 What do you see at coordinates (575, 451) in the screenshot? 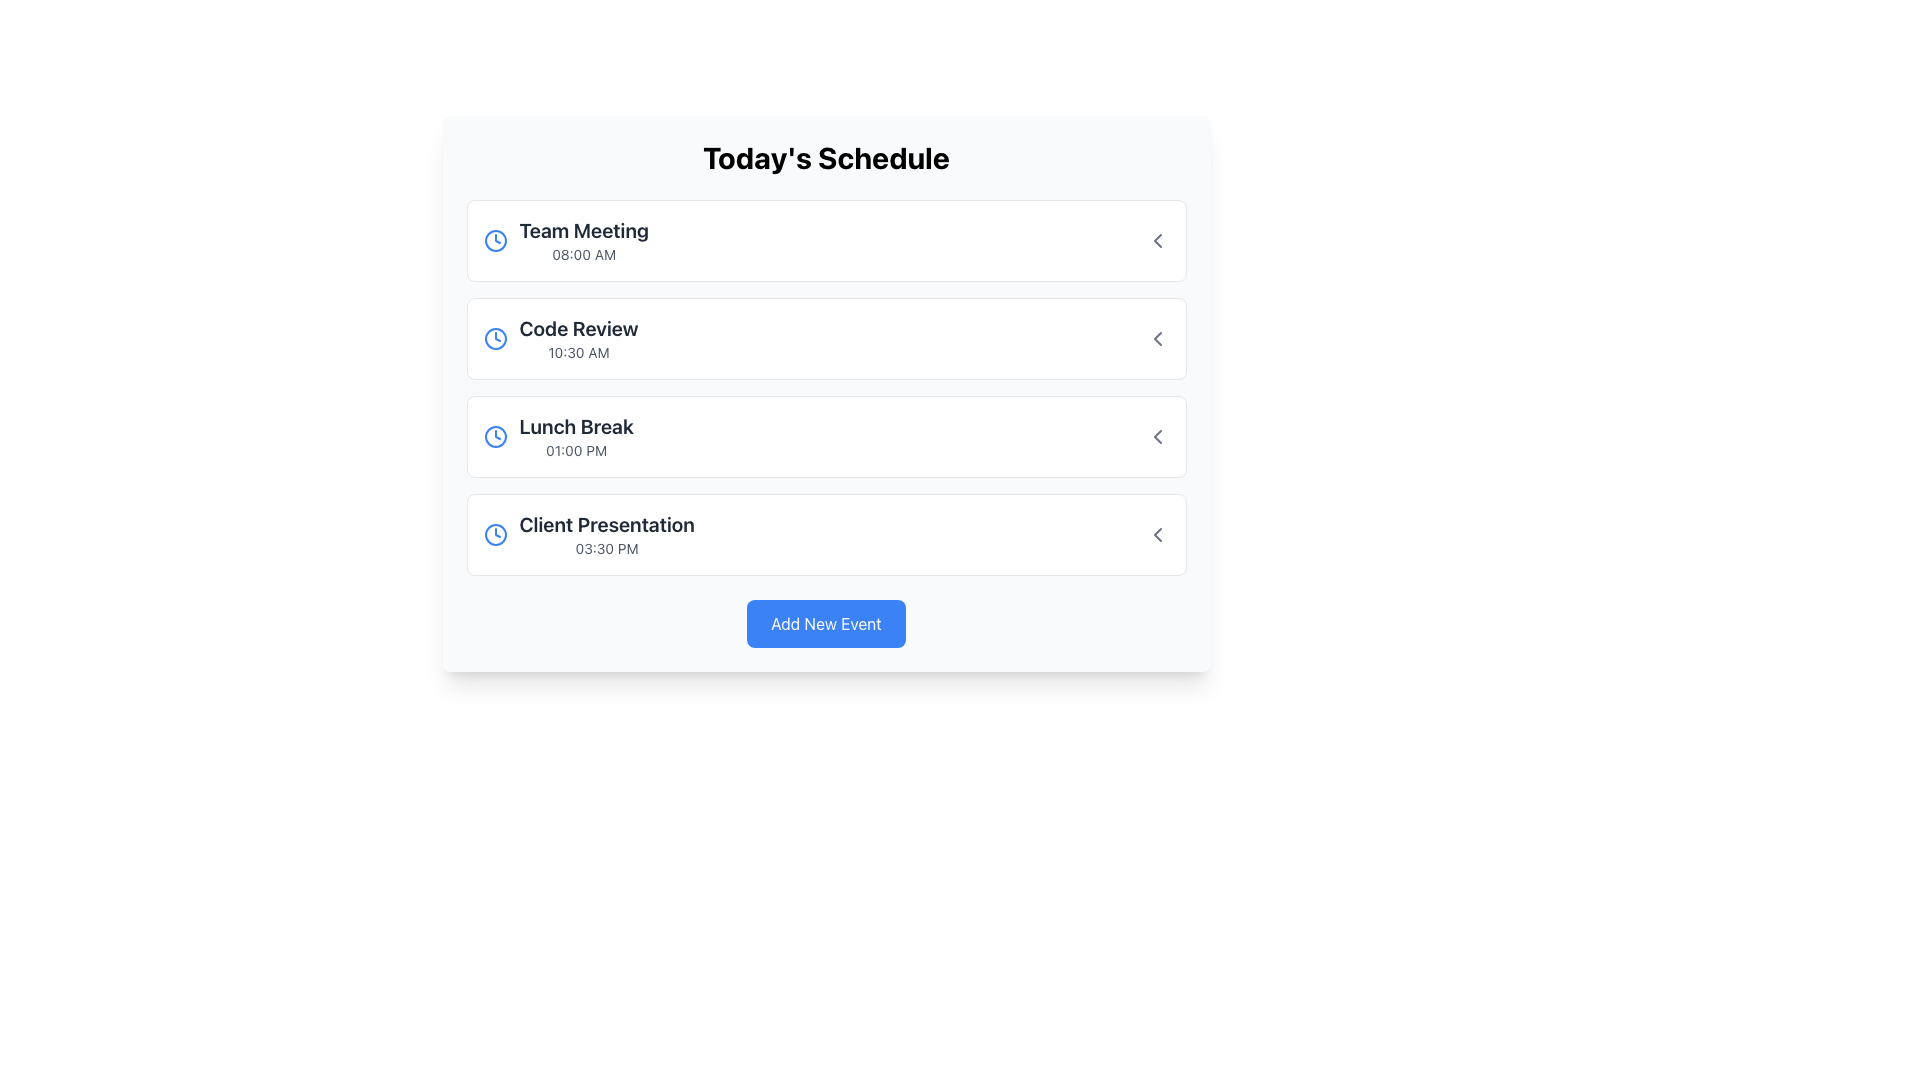
I see `the text label displaying '01:00 PM' located below the 'Lunch Break' label in the third event card of the 'Today's Schedule' section` at bounding box center [575, 451].